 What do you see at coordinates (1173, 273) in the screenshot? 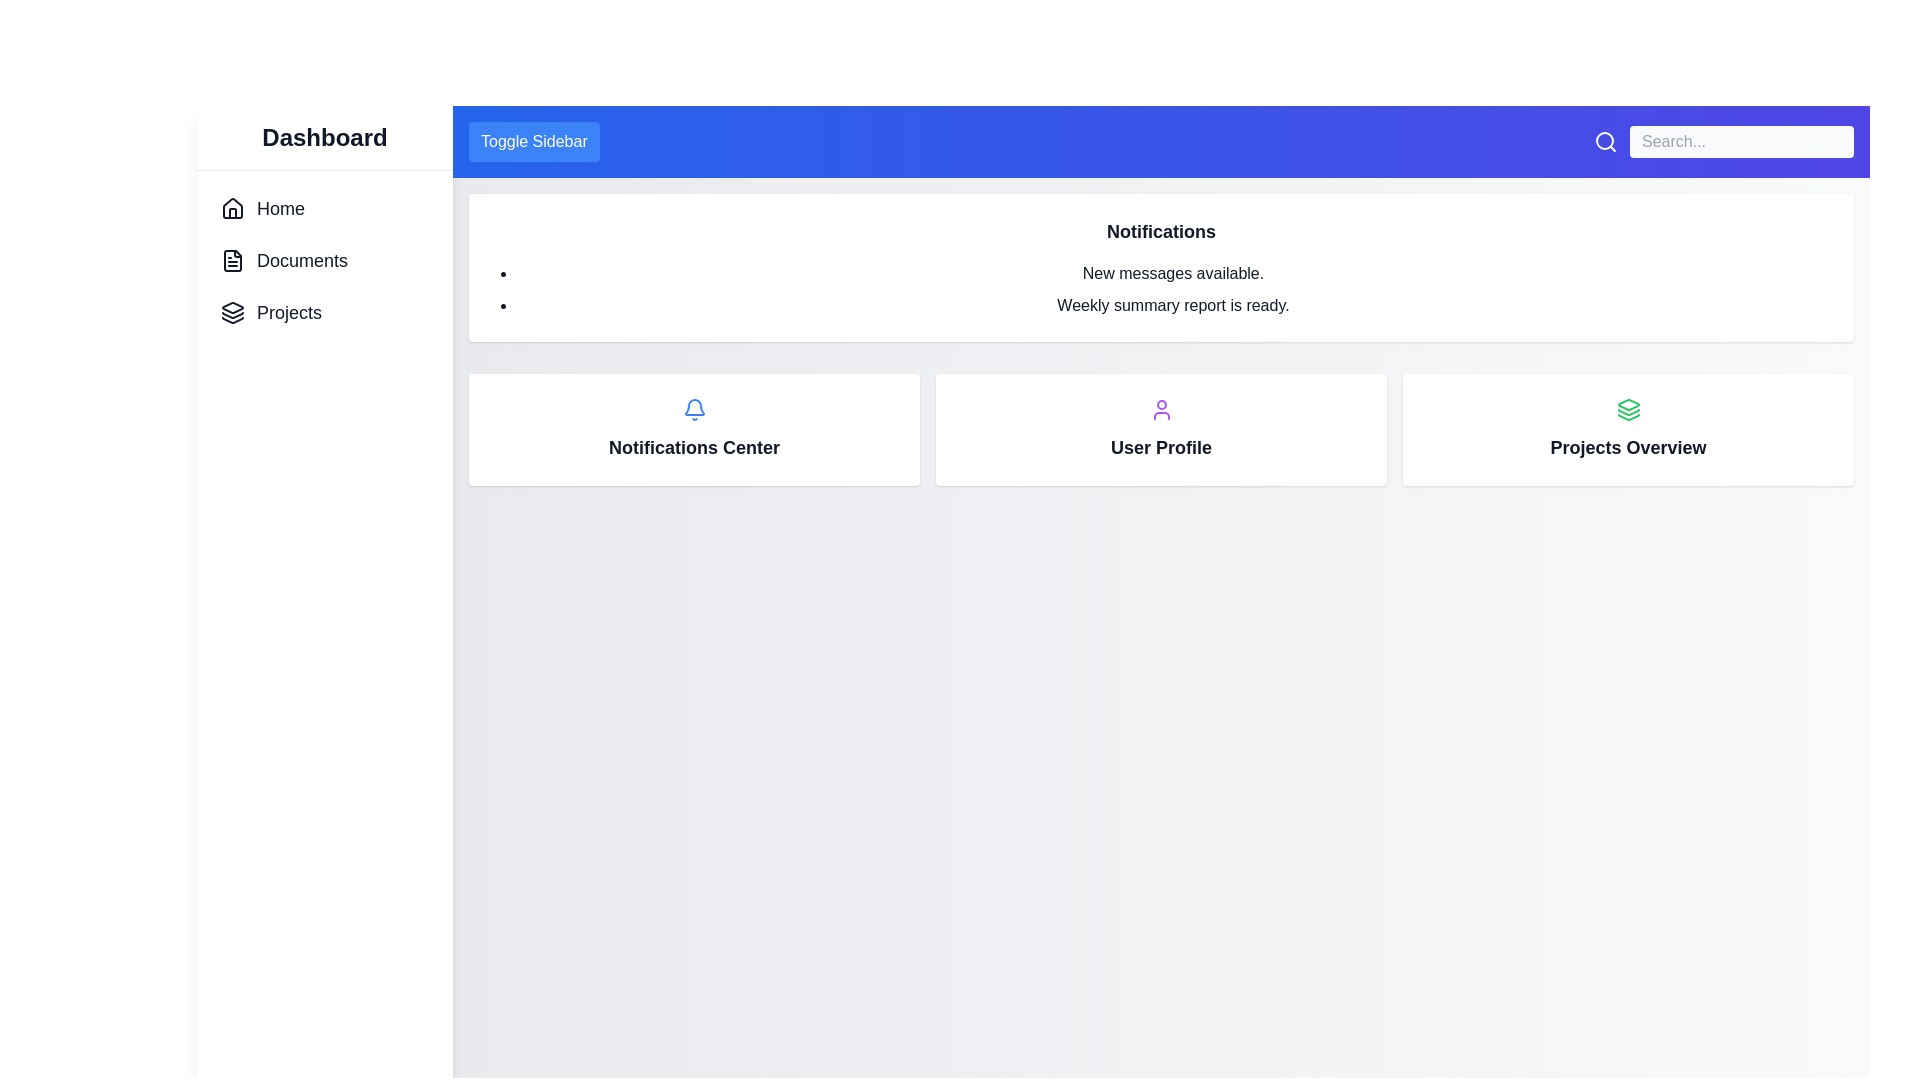
I see `the static text message 'New messages available.' which is the first item in the notifications list under the title 'Notifications.'` at bounding box center [1173, 273].